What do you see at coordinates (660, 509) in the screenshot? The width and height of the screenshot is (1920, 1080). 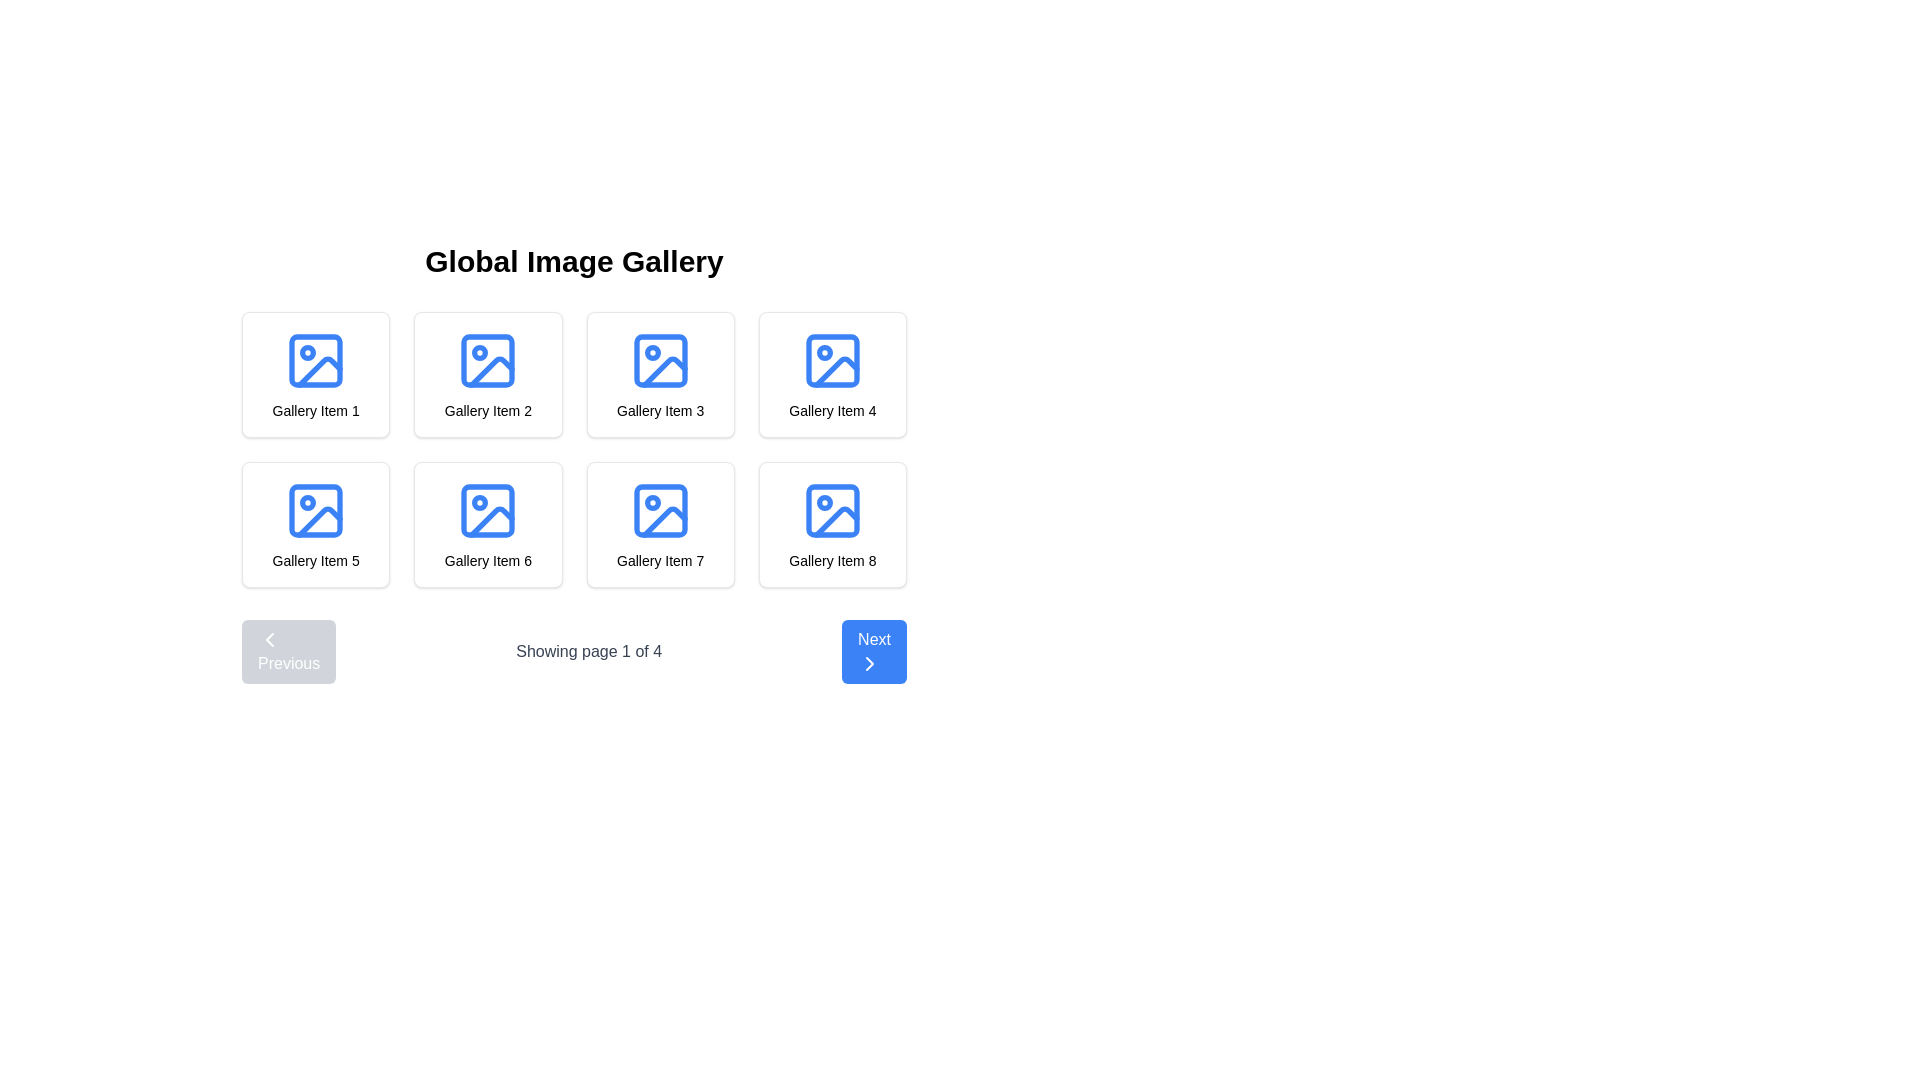 I see `the icon representing the image in the gallery, which is located at the bottom center of the 'Gallery Item 7' card` at bounding box center [660, 509].